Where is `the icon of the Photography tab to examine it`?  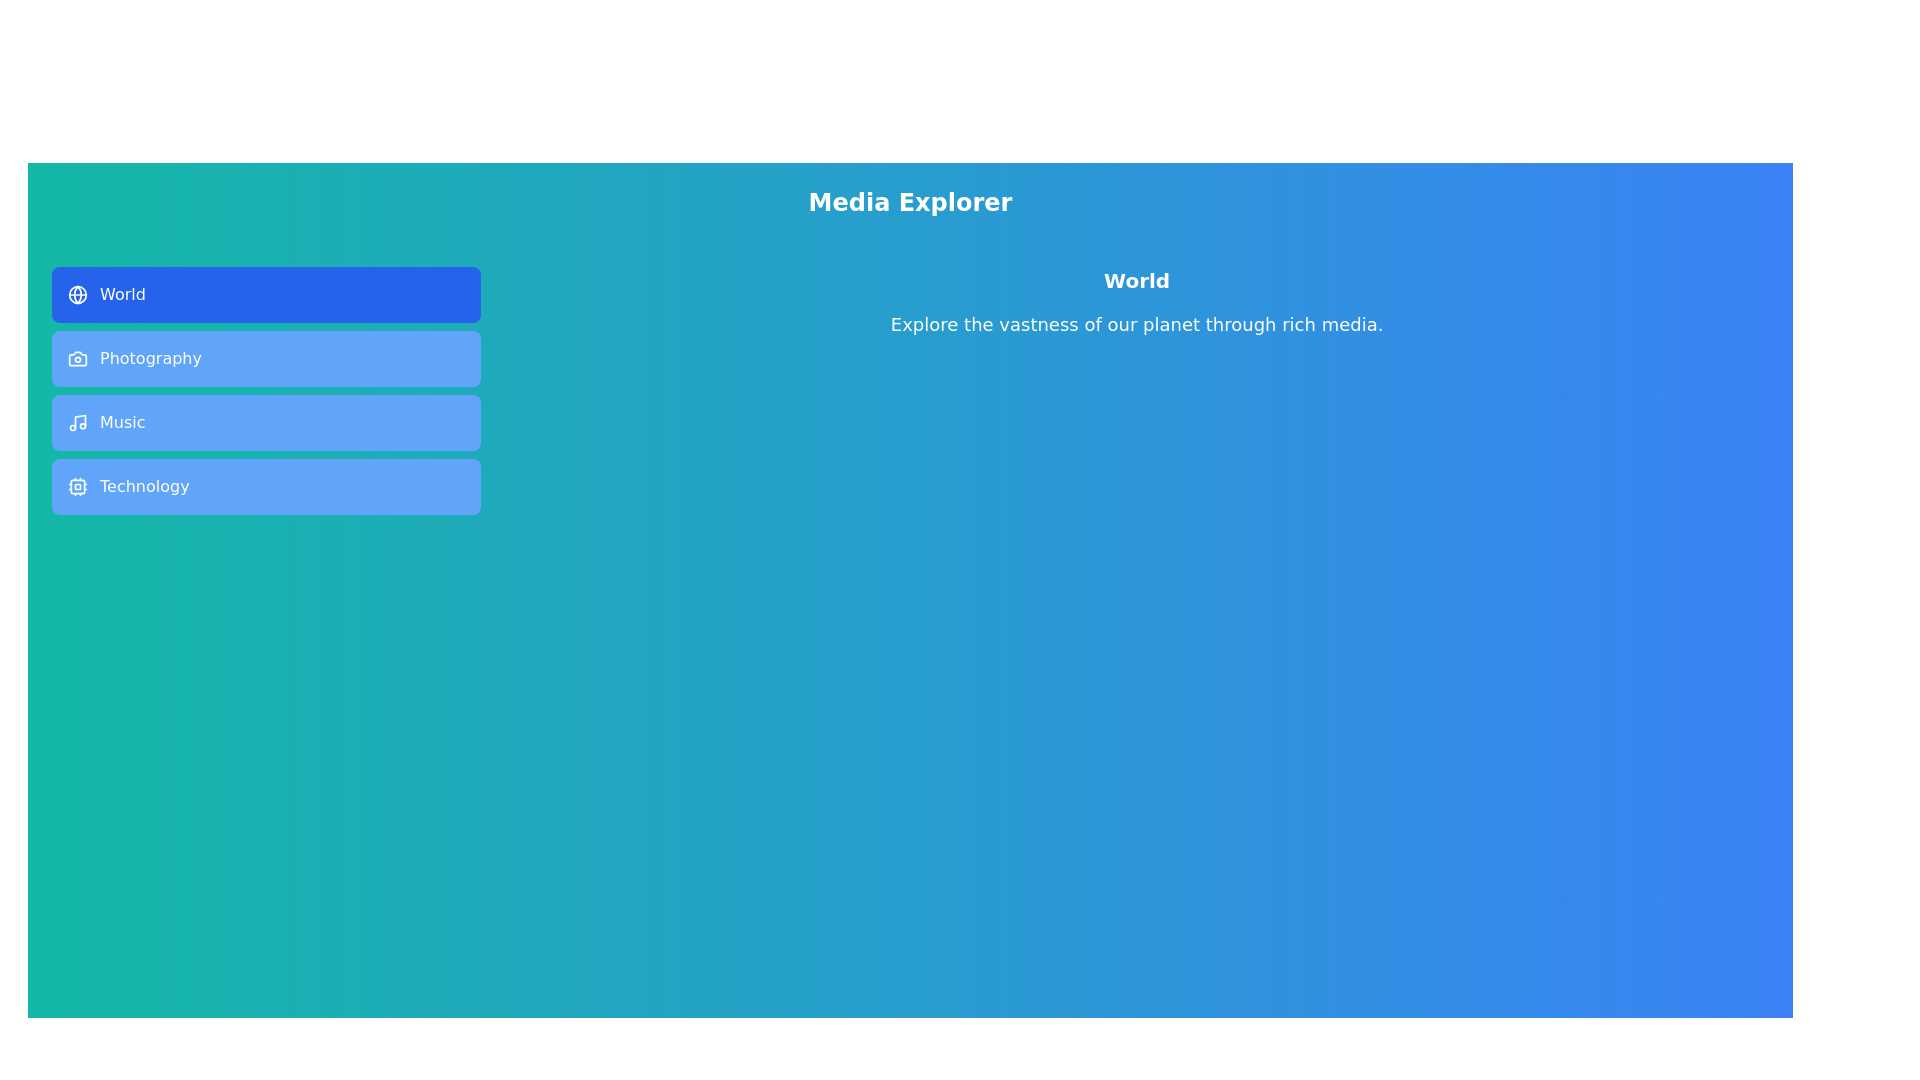
the icon of the Photography tab to examine it is located at coordinates (77, 357).